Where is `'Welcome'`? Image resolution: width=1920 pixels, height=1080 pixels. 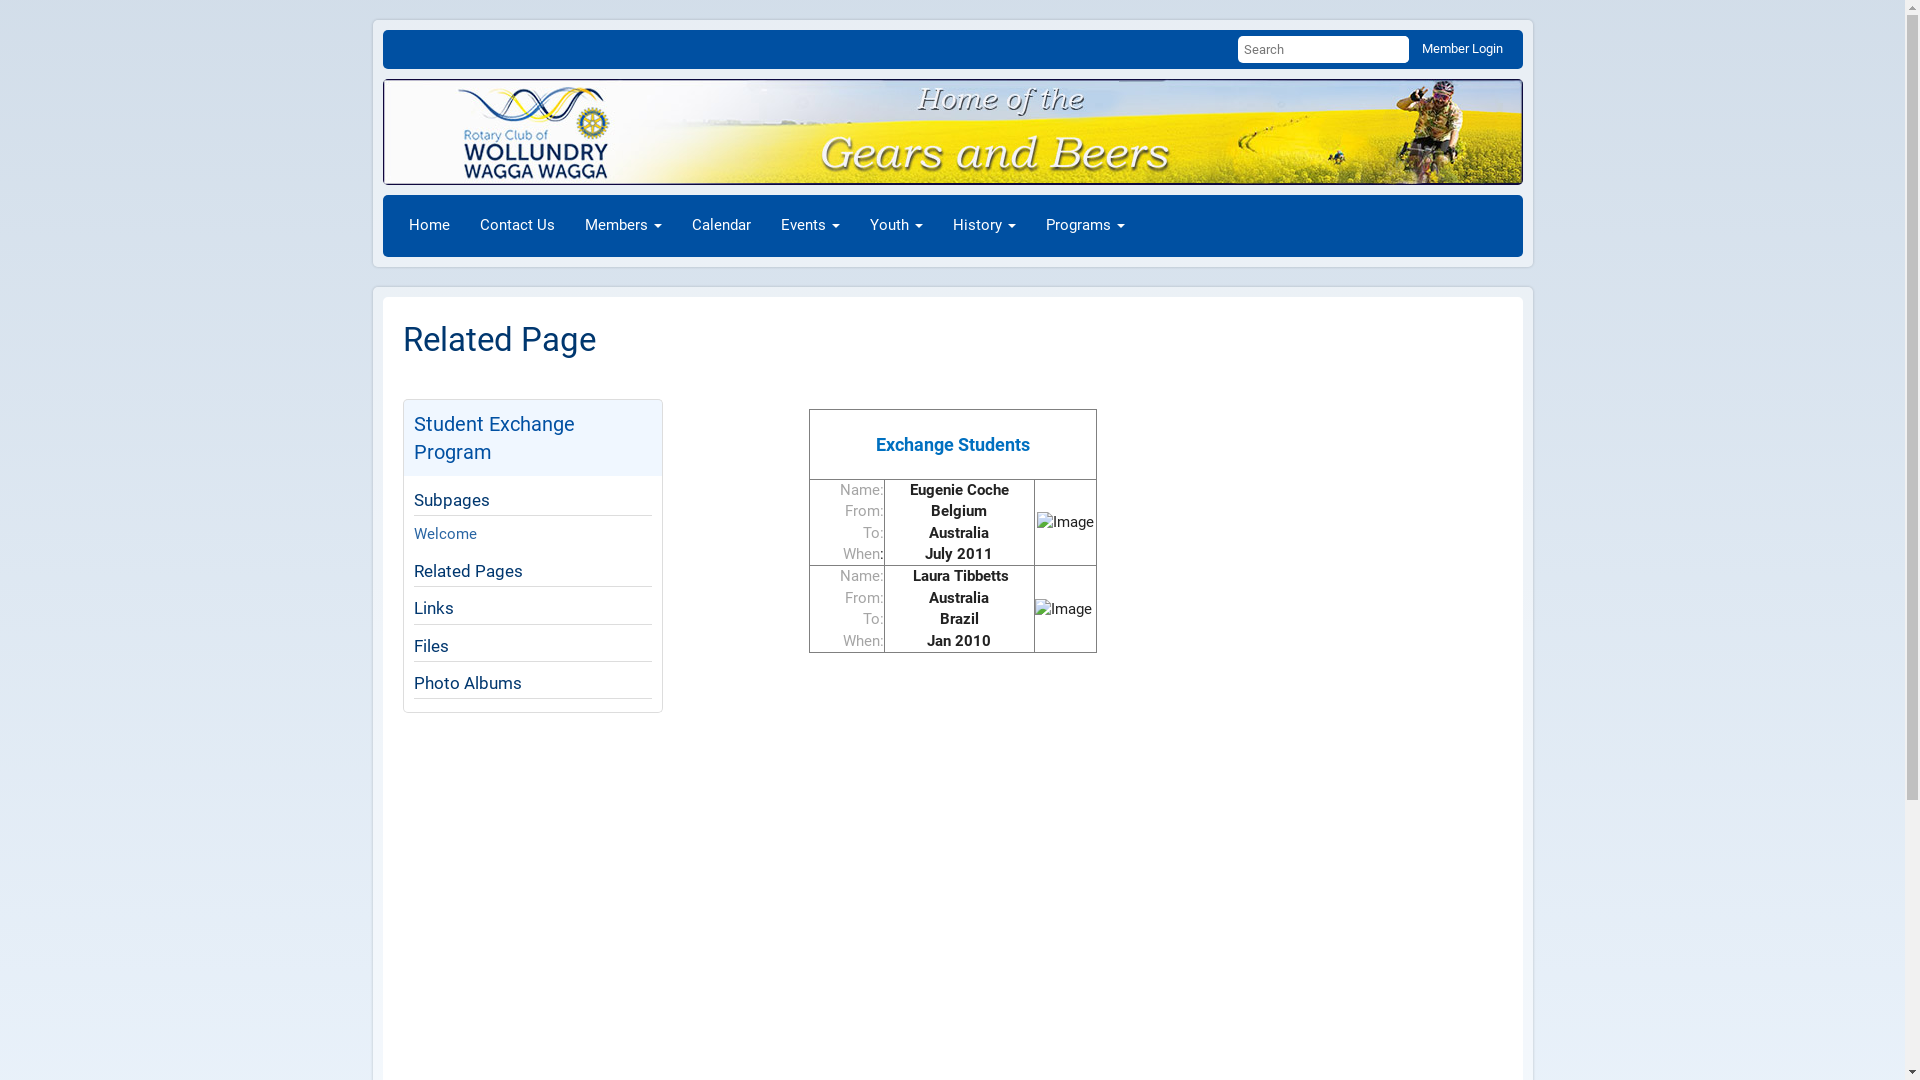
'Welcome' is located at coordinates (444, 532).